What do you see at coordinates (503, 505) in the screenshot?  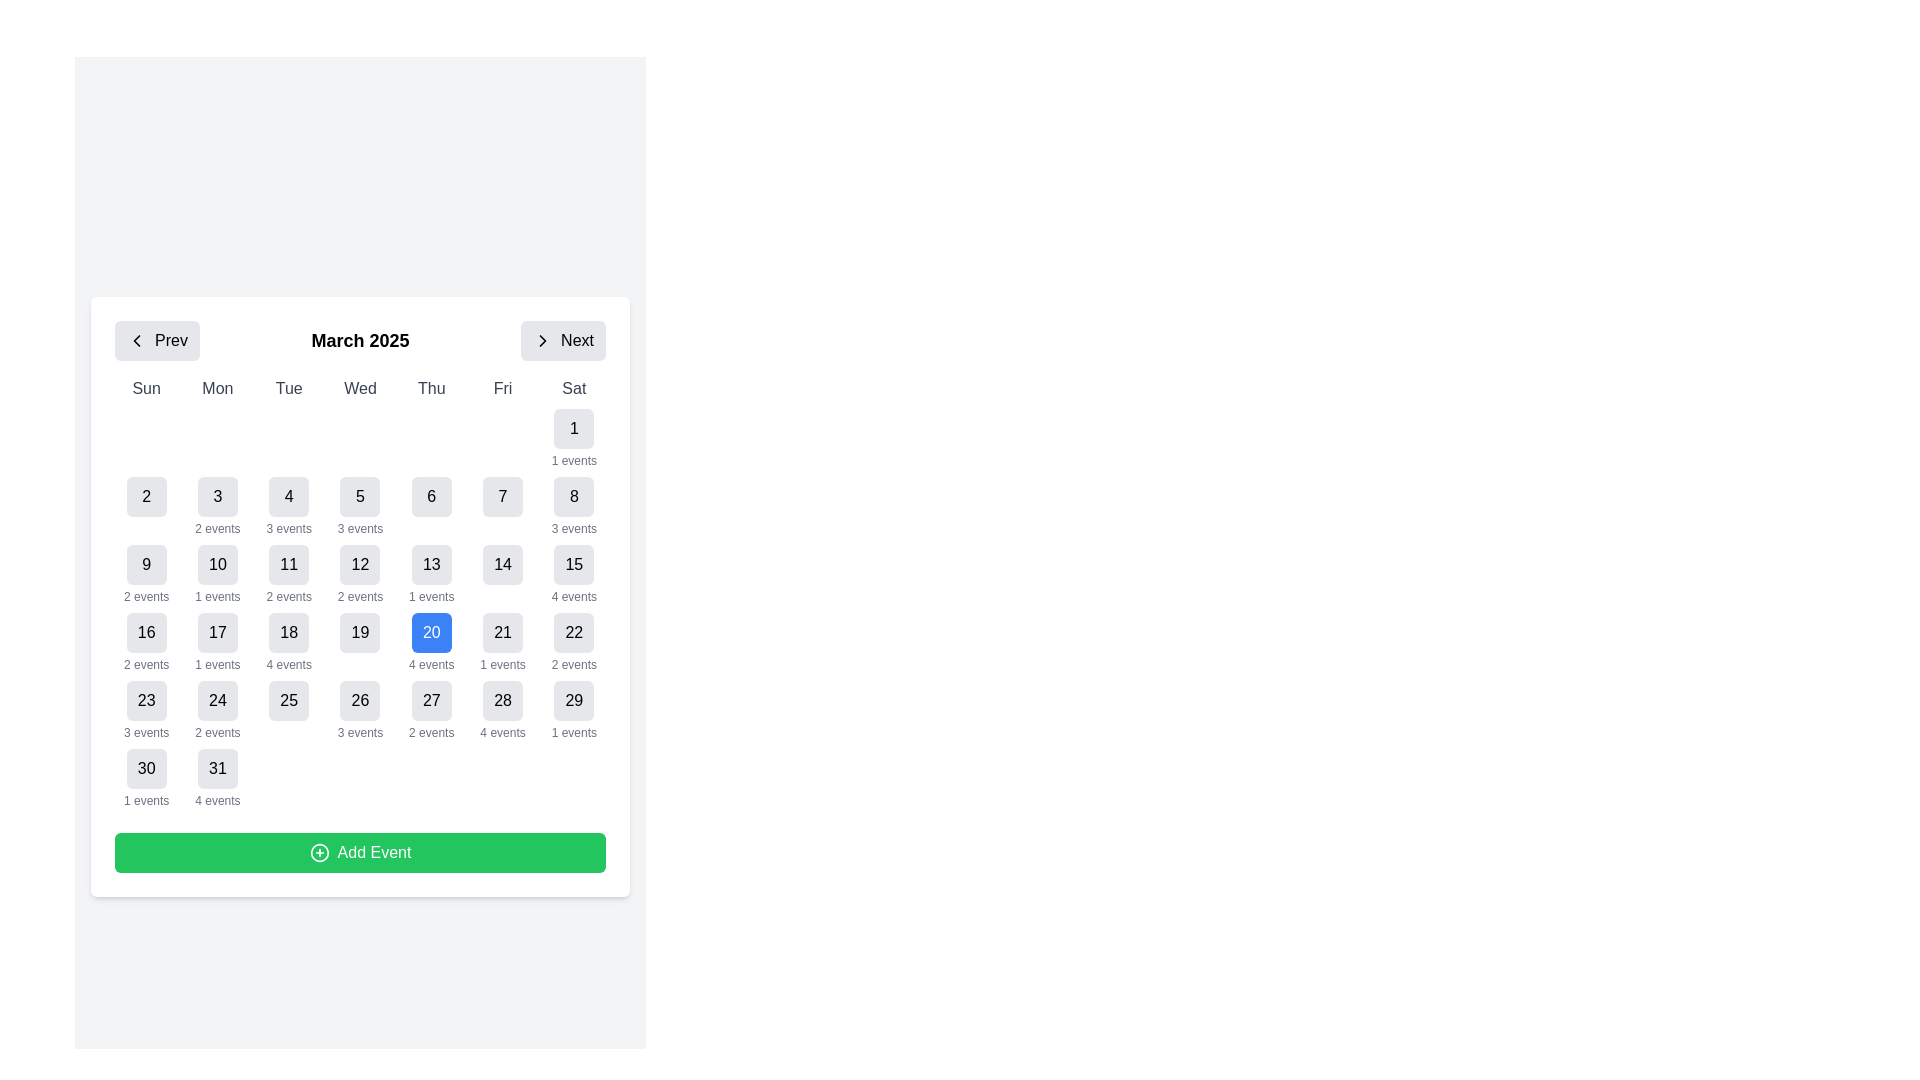 I see `the date '7' button in the calendar view` at bounding box center [503, 505].